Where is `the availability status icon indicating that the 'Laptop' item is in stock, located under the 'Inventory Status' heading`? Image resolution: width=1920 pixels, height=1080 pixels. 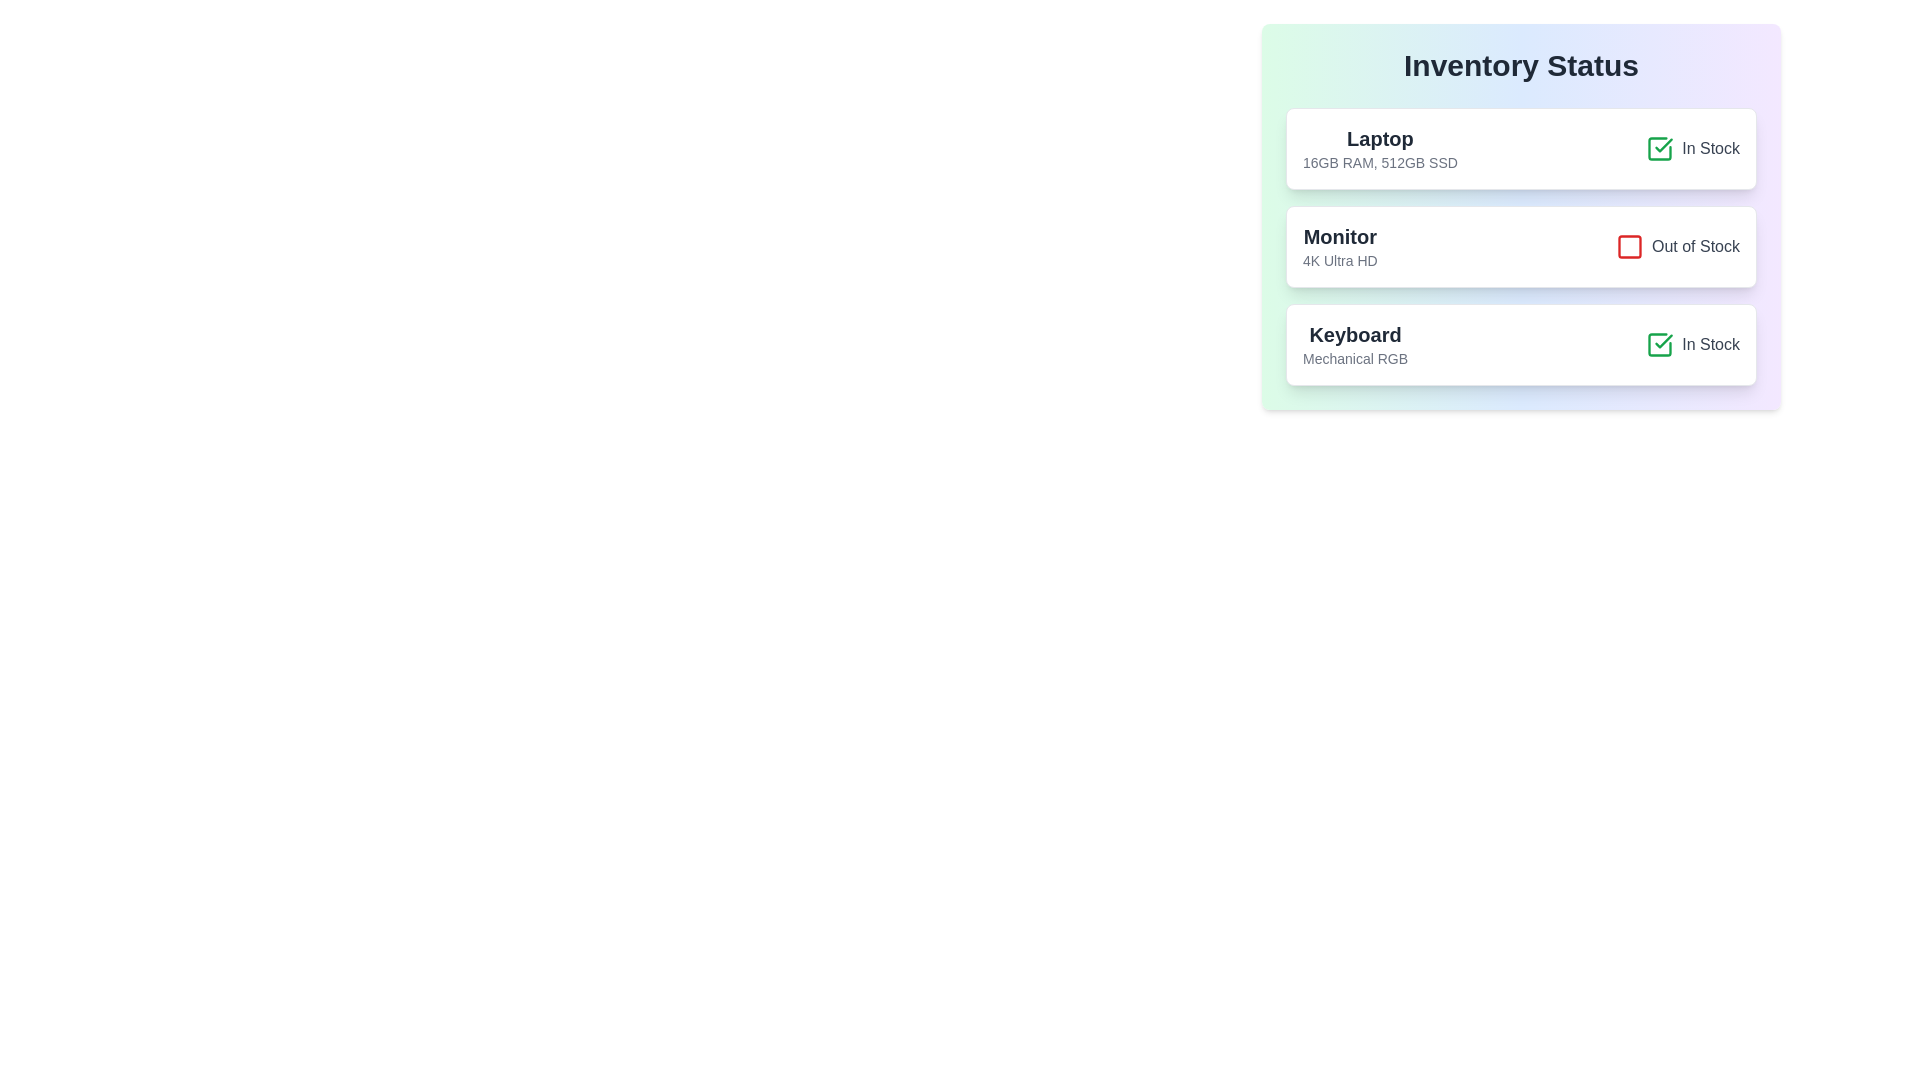 the availability status icon indicating that the 'Laptop' item is in stock, located under the 'Inventory Status' heading is located at coordinates (1660, 148).